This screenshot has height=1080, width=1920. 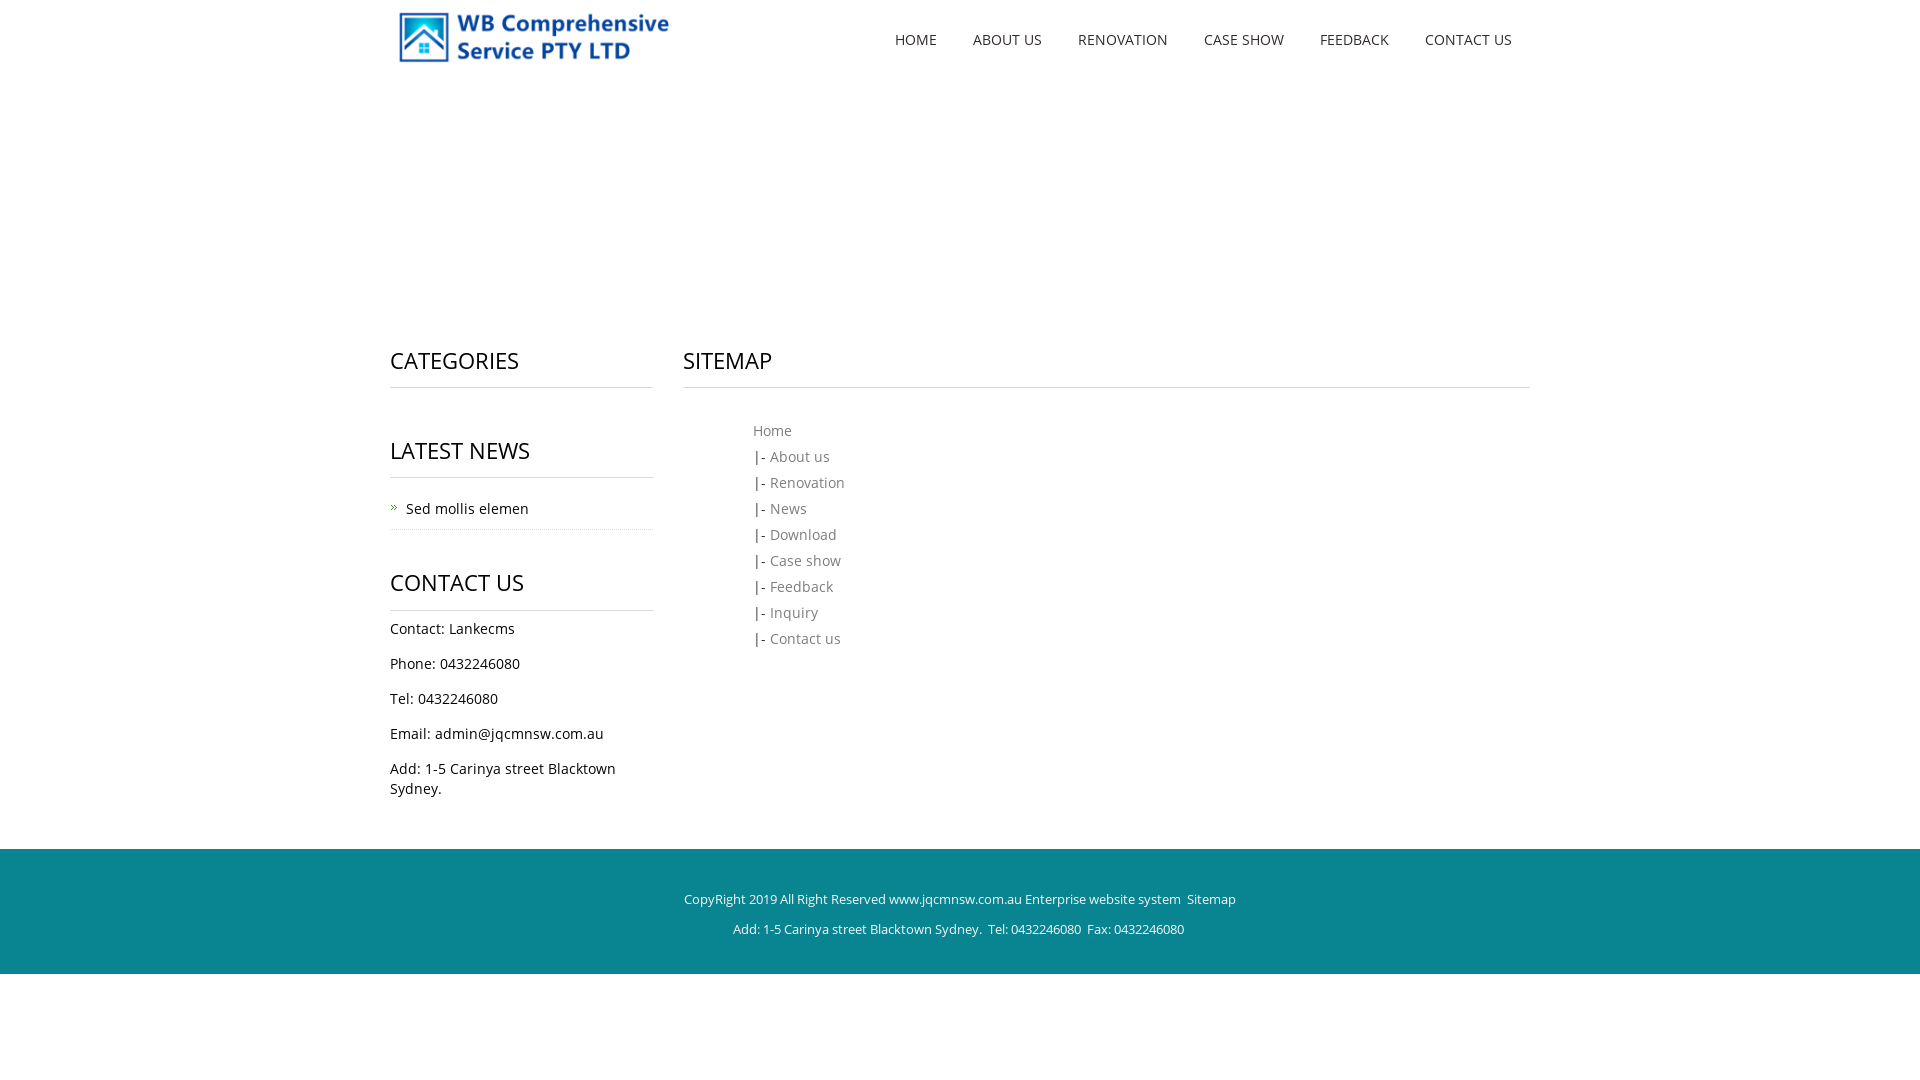 What do you see at coordinates (805, 638) in the screenshot?
I see `'Contact us'` at bounding box center [805, 638].